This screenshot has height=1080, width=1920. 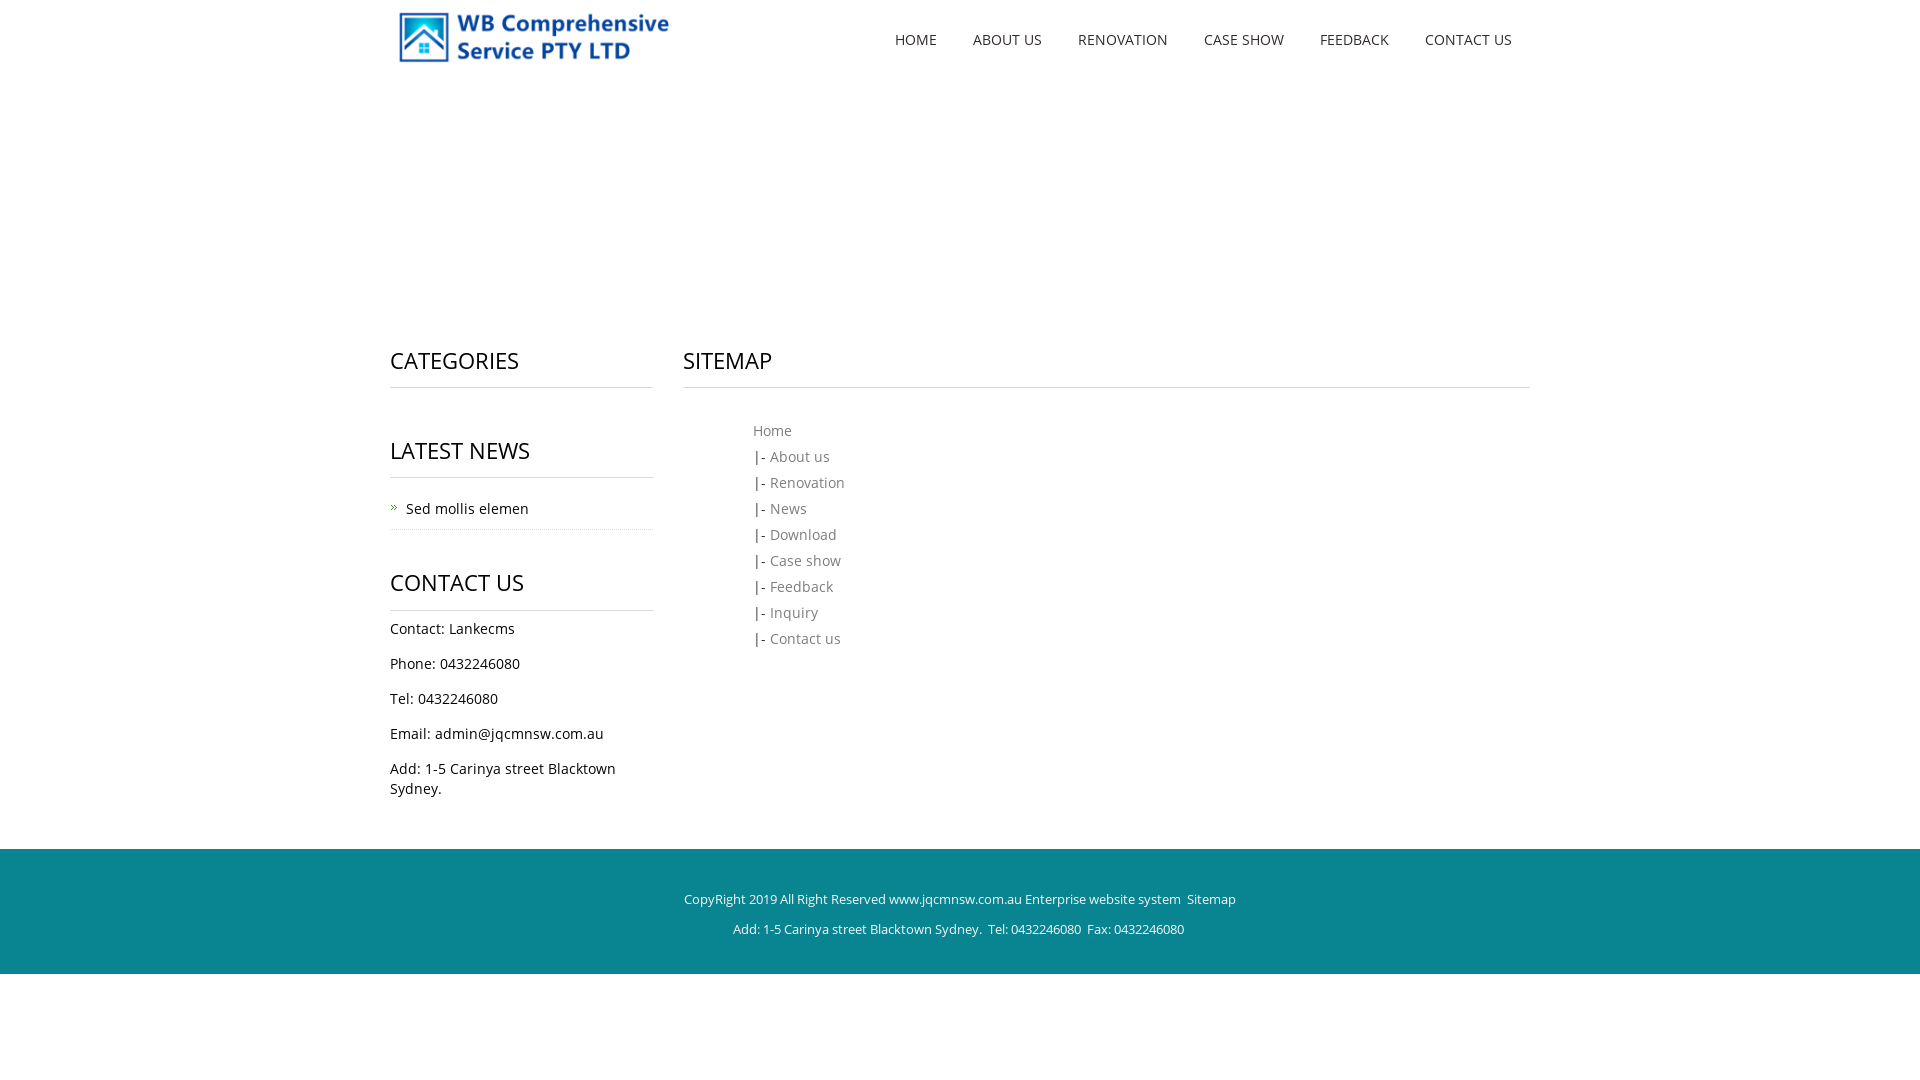 What do you see at coordinates (805, 638) in the screenshot?
I see `'Contact us'` at bounding box center [805, 638].